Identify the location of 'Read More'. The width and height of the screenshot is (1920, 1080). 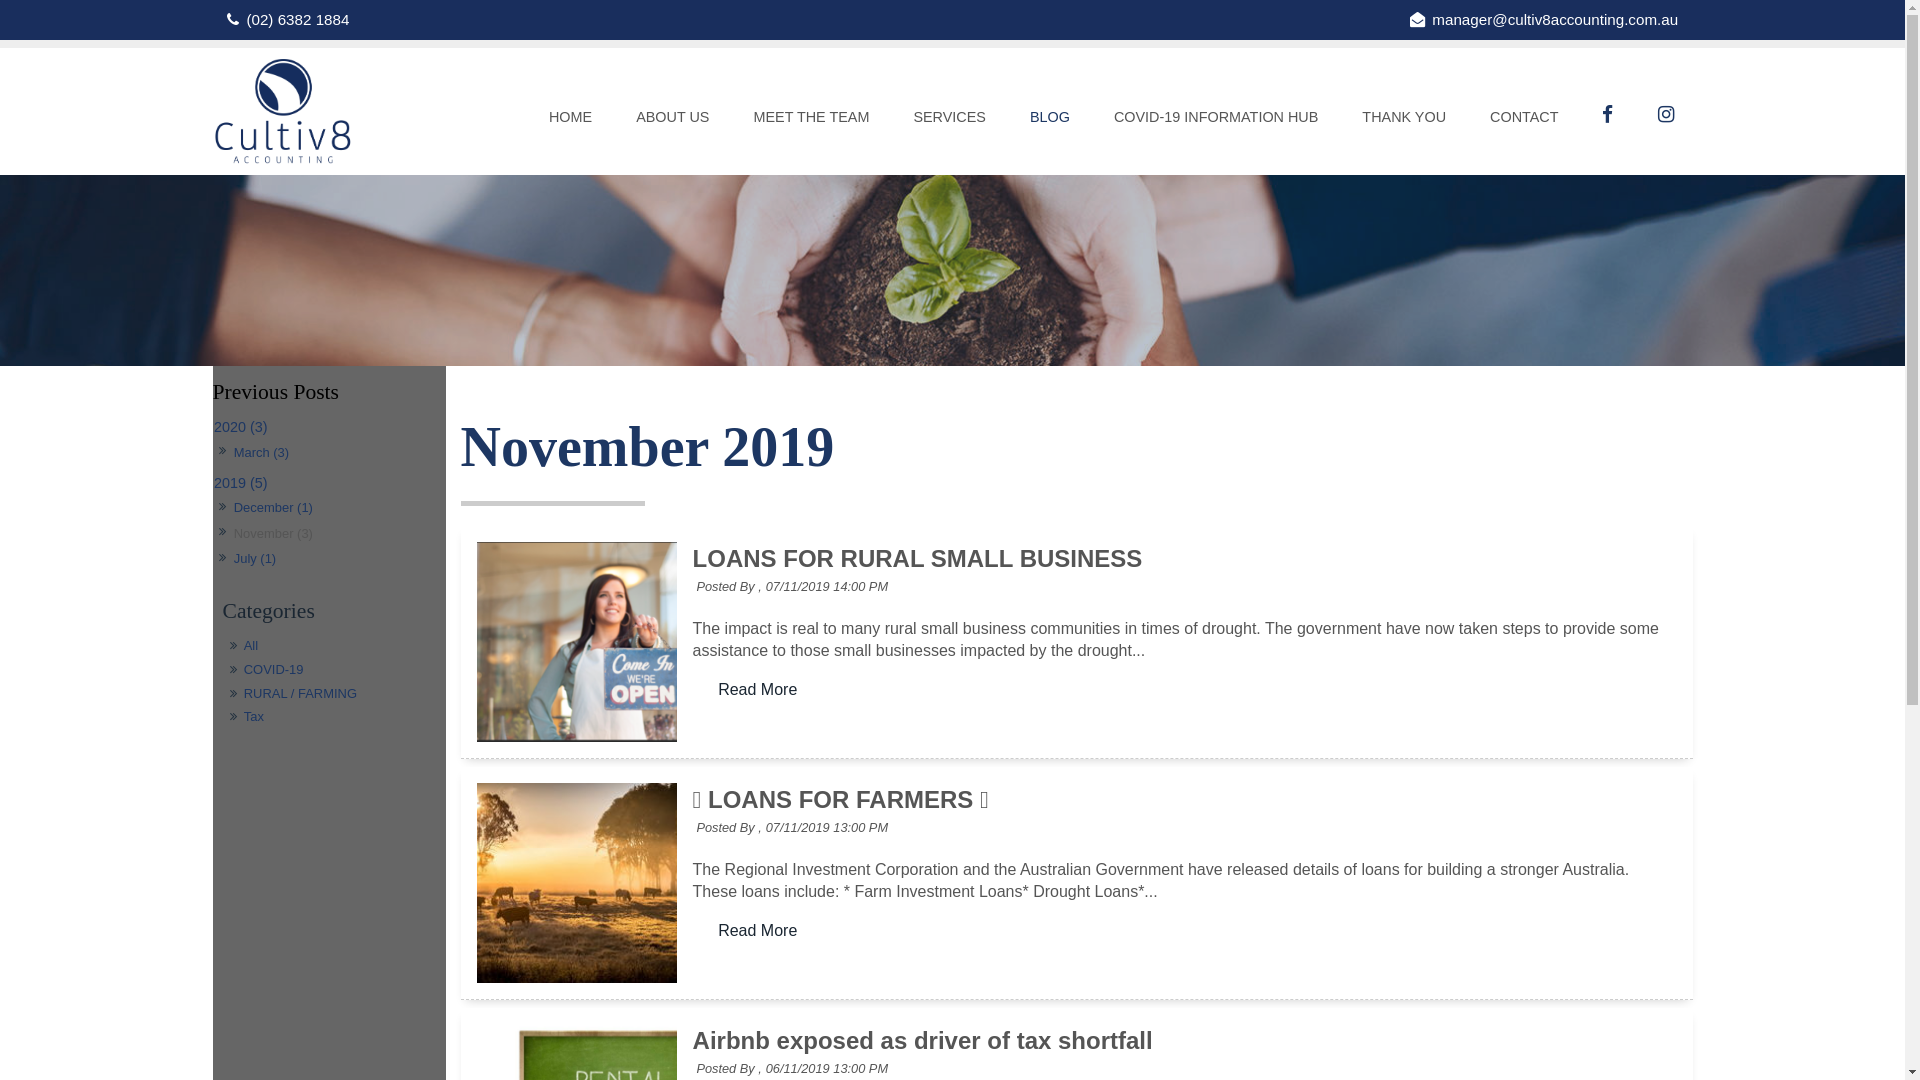
(757, 689).